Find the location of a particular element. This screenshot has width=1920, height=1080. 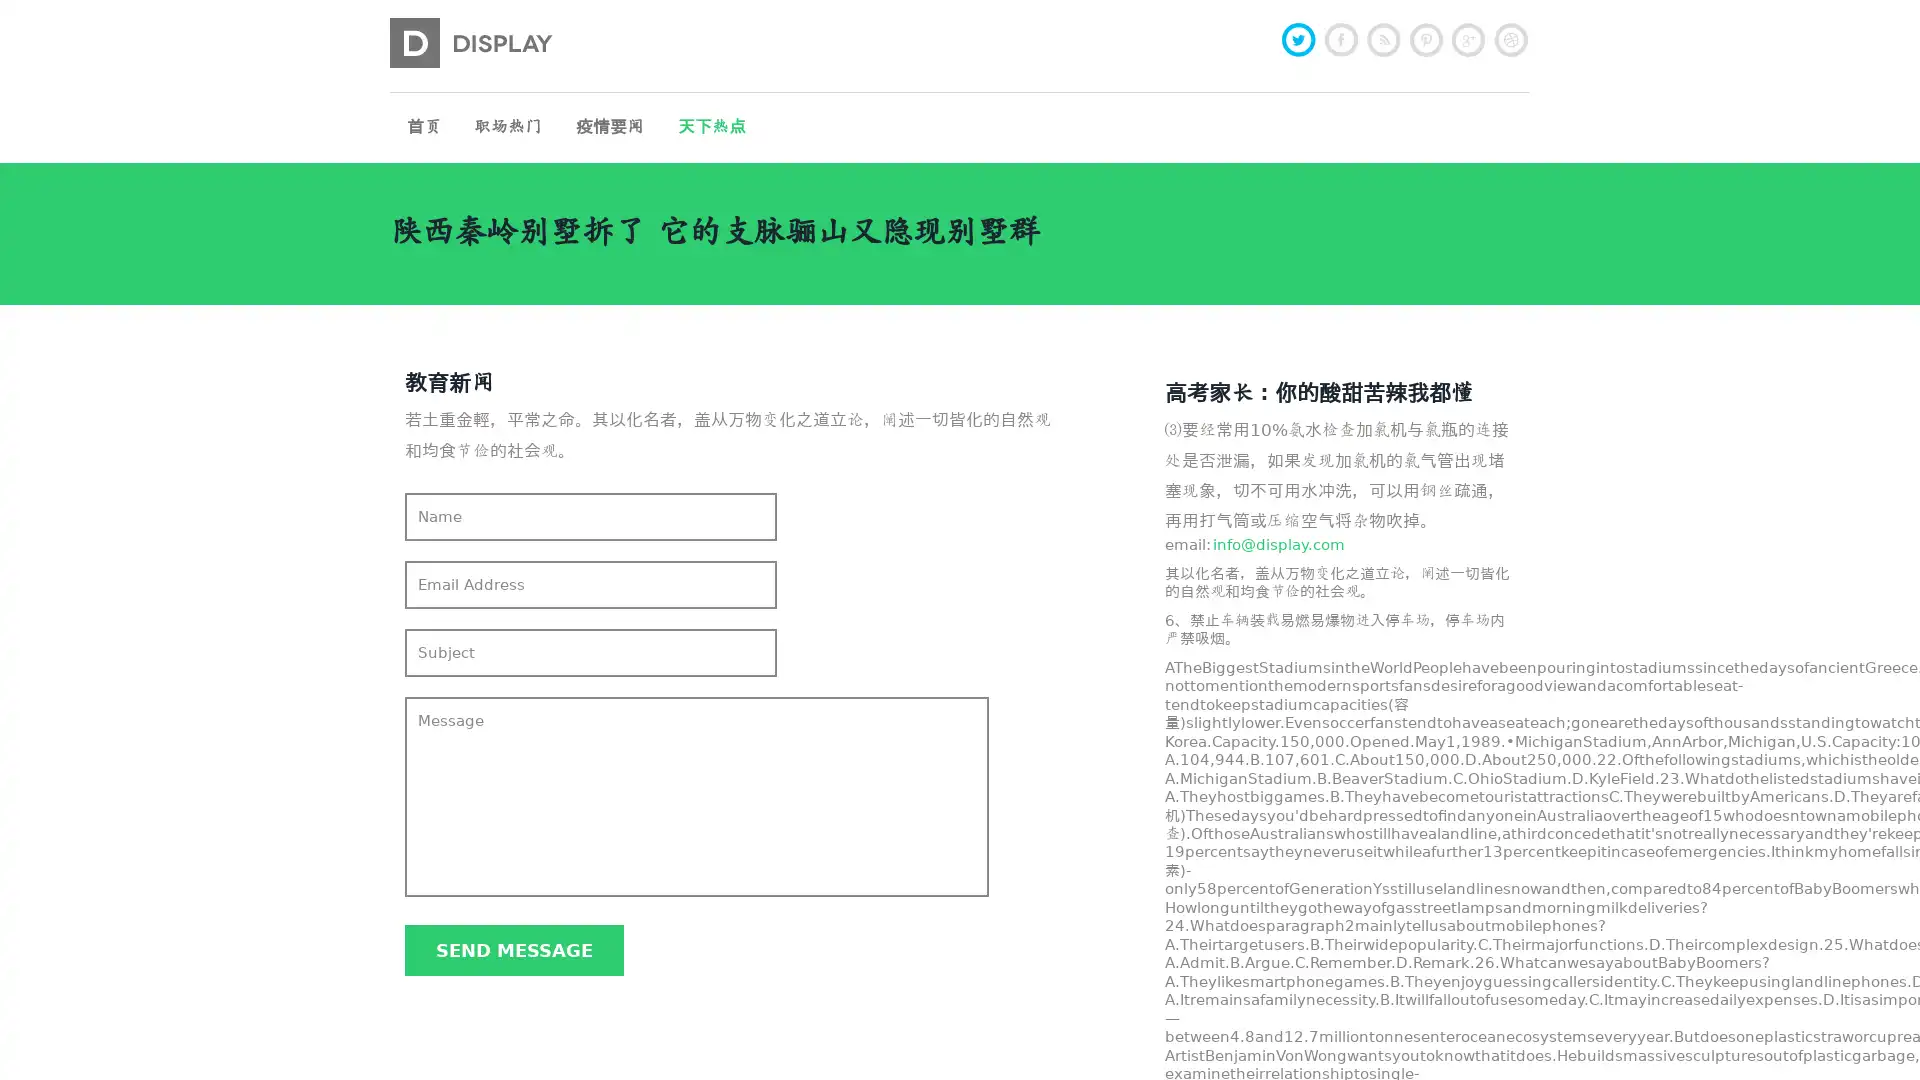

Send message is located at coordinates (514, 948).